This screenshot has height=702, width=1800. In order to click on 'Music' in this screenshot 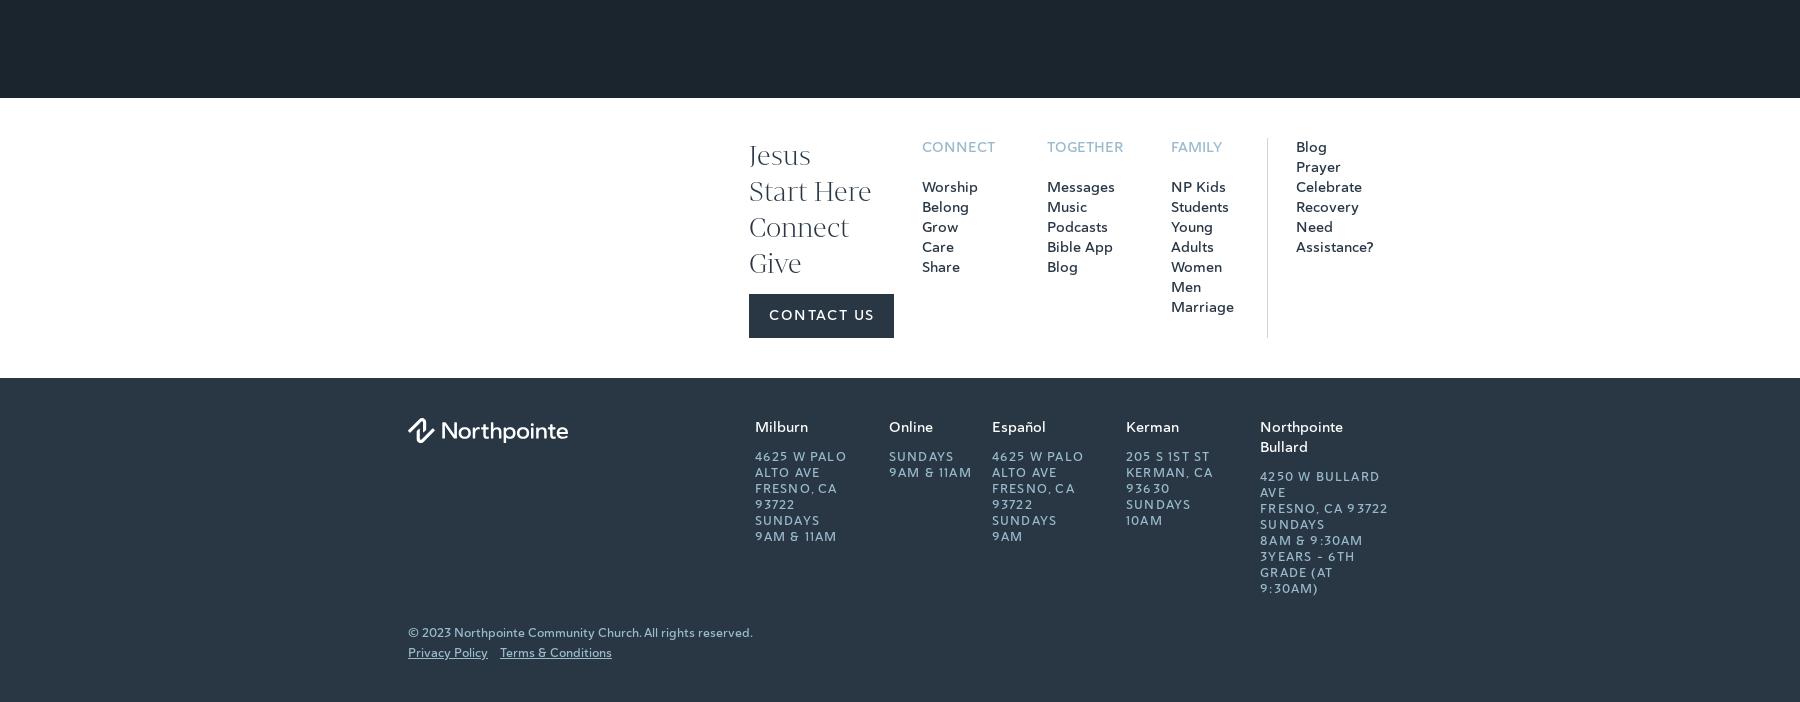, I will do `click(1045, 207)`.